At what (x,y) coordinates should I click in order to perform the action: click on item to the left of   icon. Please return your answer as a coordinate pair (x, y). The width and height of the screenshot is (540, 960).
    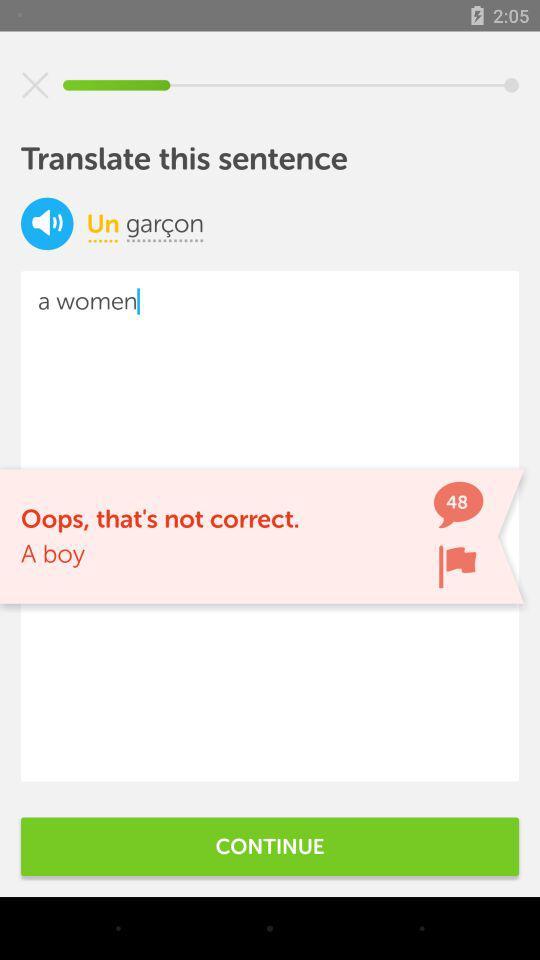
    Looking at the image, I should click on (103, 223).